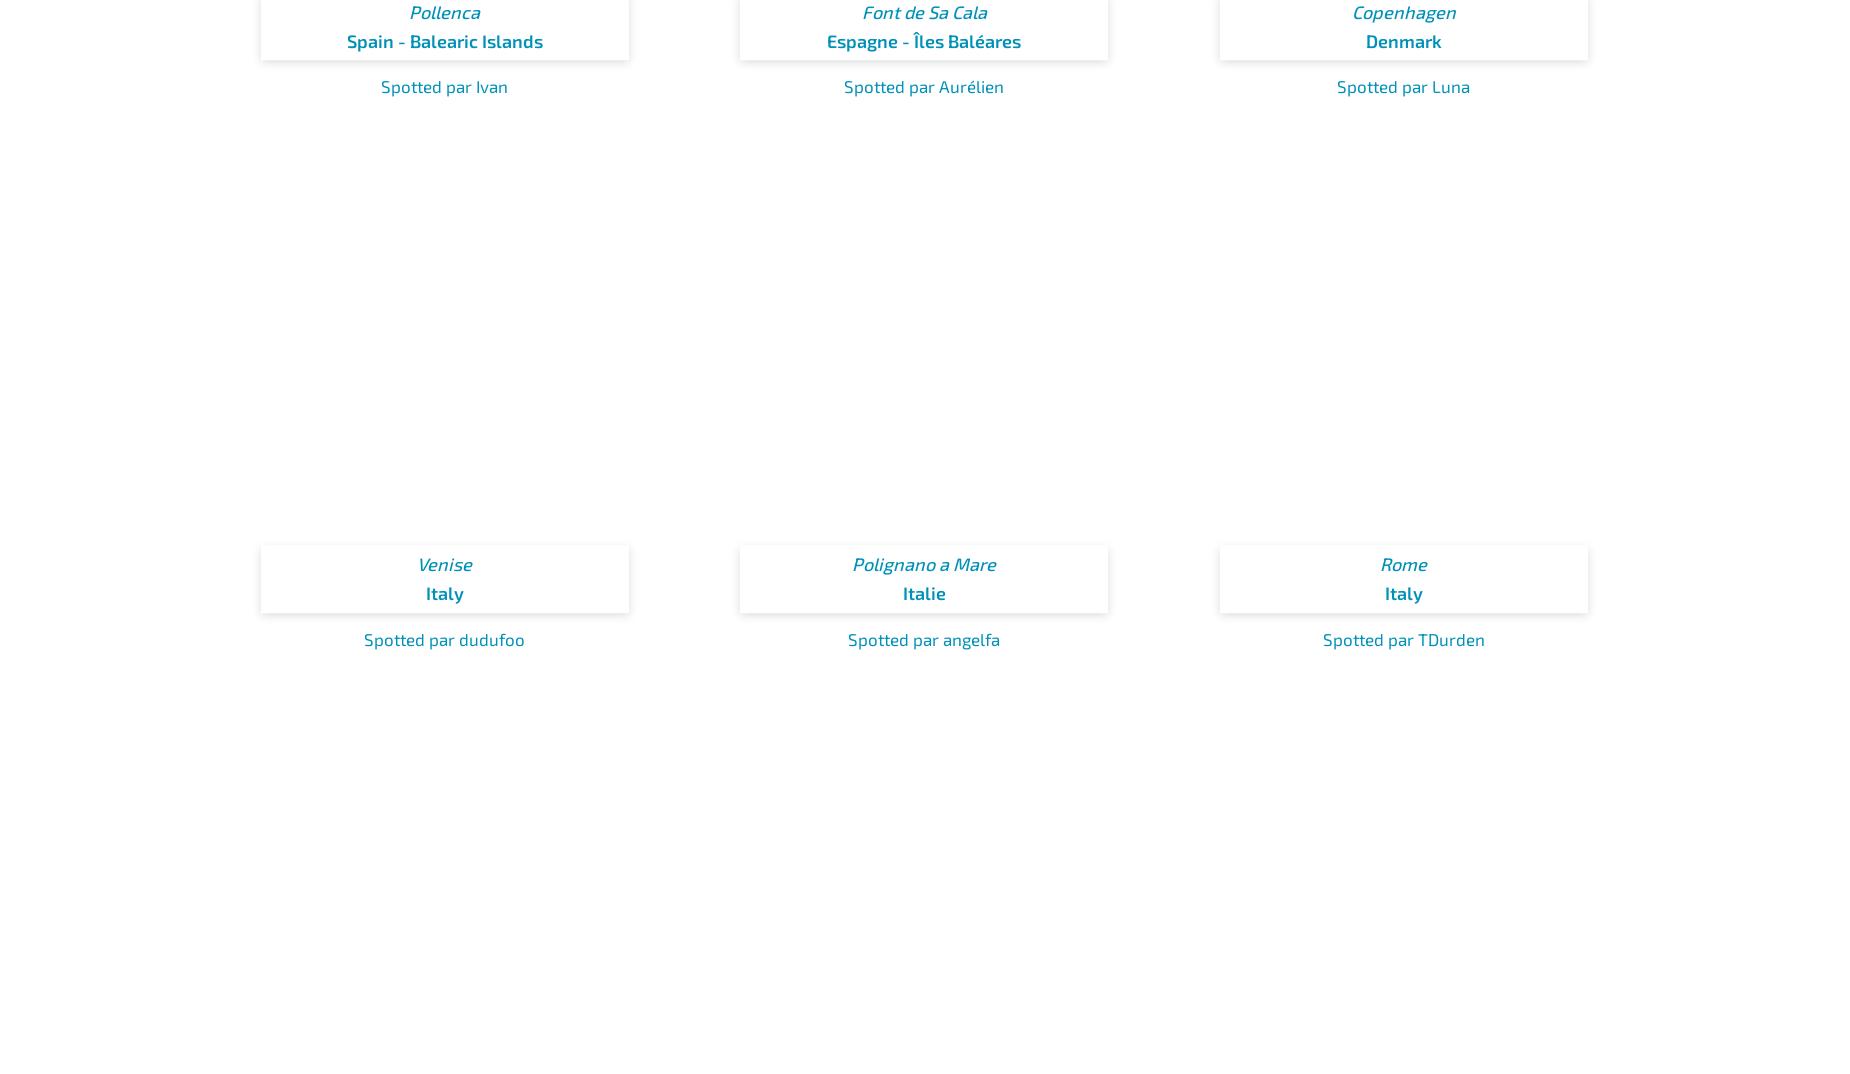 The image size is (1850, 1074). What do you see at coordinates (924, 38) in the screenshot?
I see `'Espagne - Îles Baléares'` at bounding box center [924, 38].